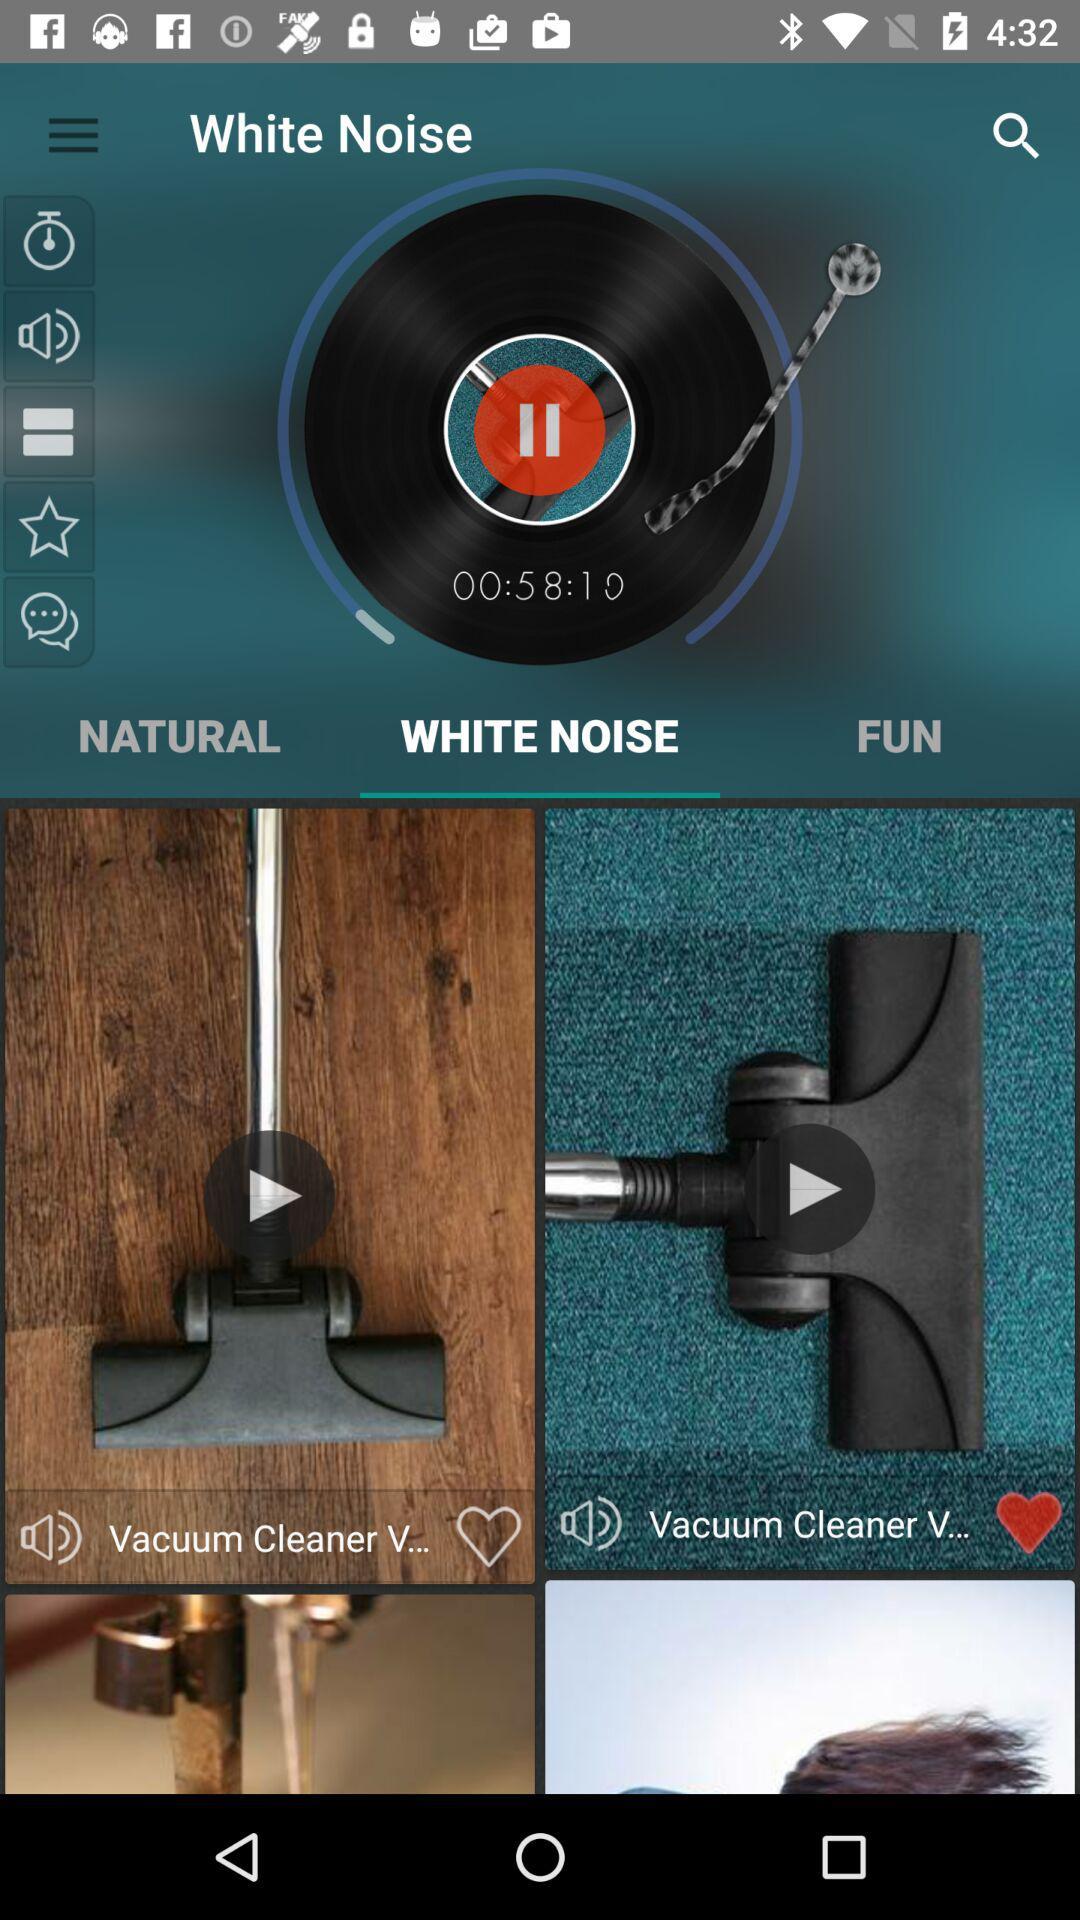  What do you see at coordinates (72, 130) in the screenshot?
I see `the app to the left of white noise app` at bounding box center [72, 130].